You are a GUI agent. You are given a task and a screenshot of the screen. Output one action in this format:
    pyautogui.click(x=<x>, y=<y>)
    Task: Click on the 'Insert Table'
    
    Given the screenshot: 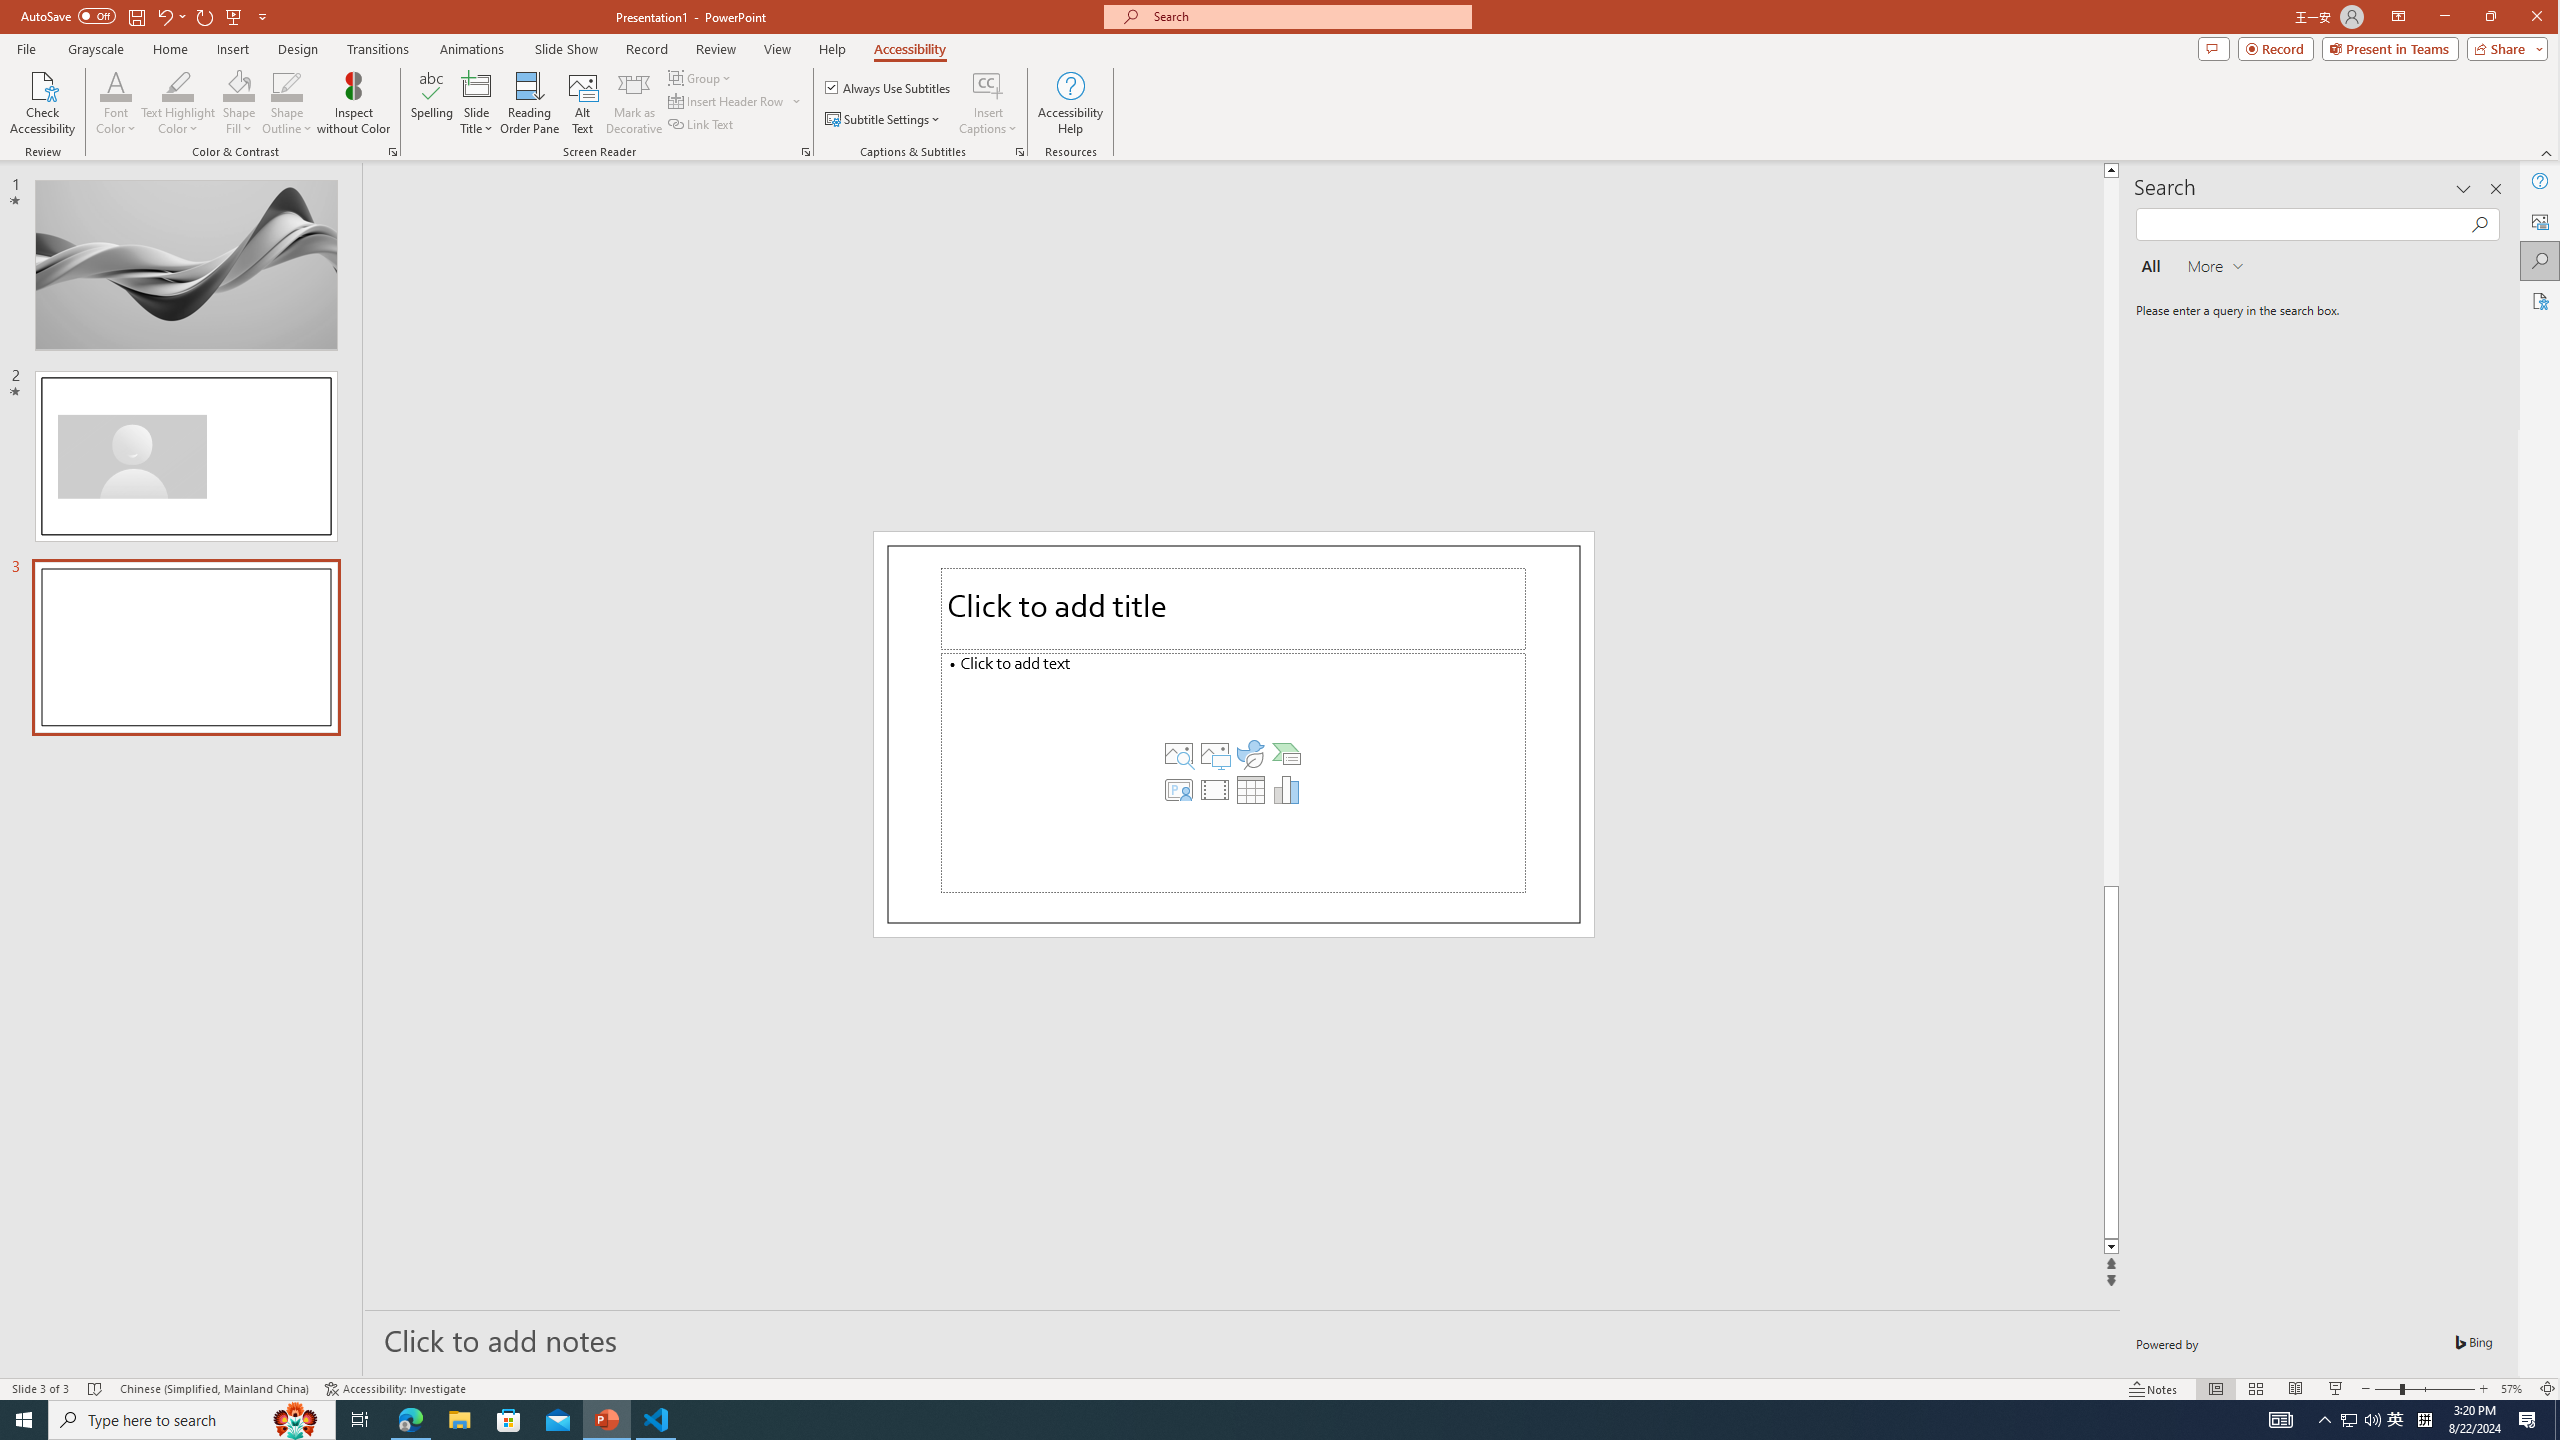 What is the action you would take?
    pyautogui.click(x=1250, y=788)
    